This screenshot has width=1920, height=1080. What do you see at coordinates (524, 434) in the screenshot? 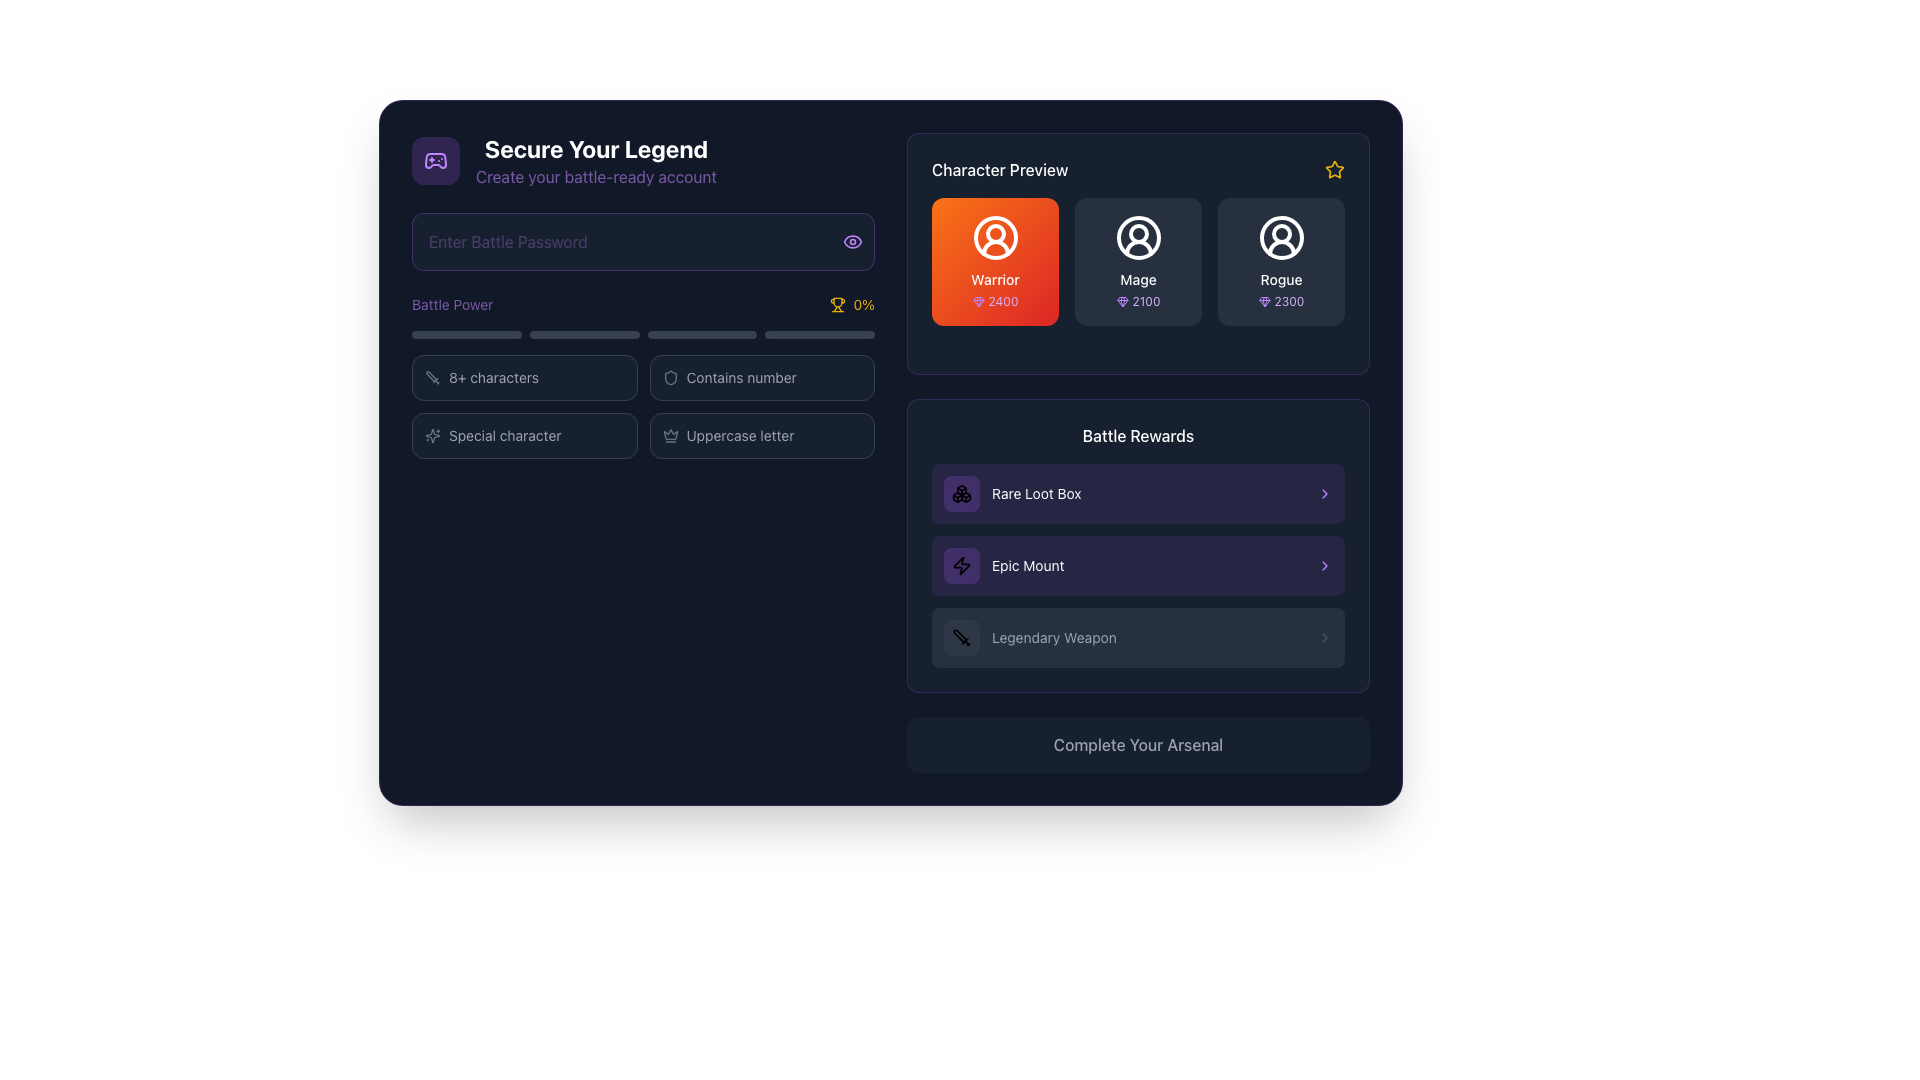
I see `the Text Label with Icon that contains the label 'Special character' and is positioned below 'Battle Power' and to the left of 'Uppercase letter'` at bounding box center [524, 434].